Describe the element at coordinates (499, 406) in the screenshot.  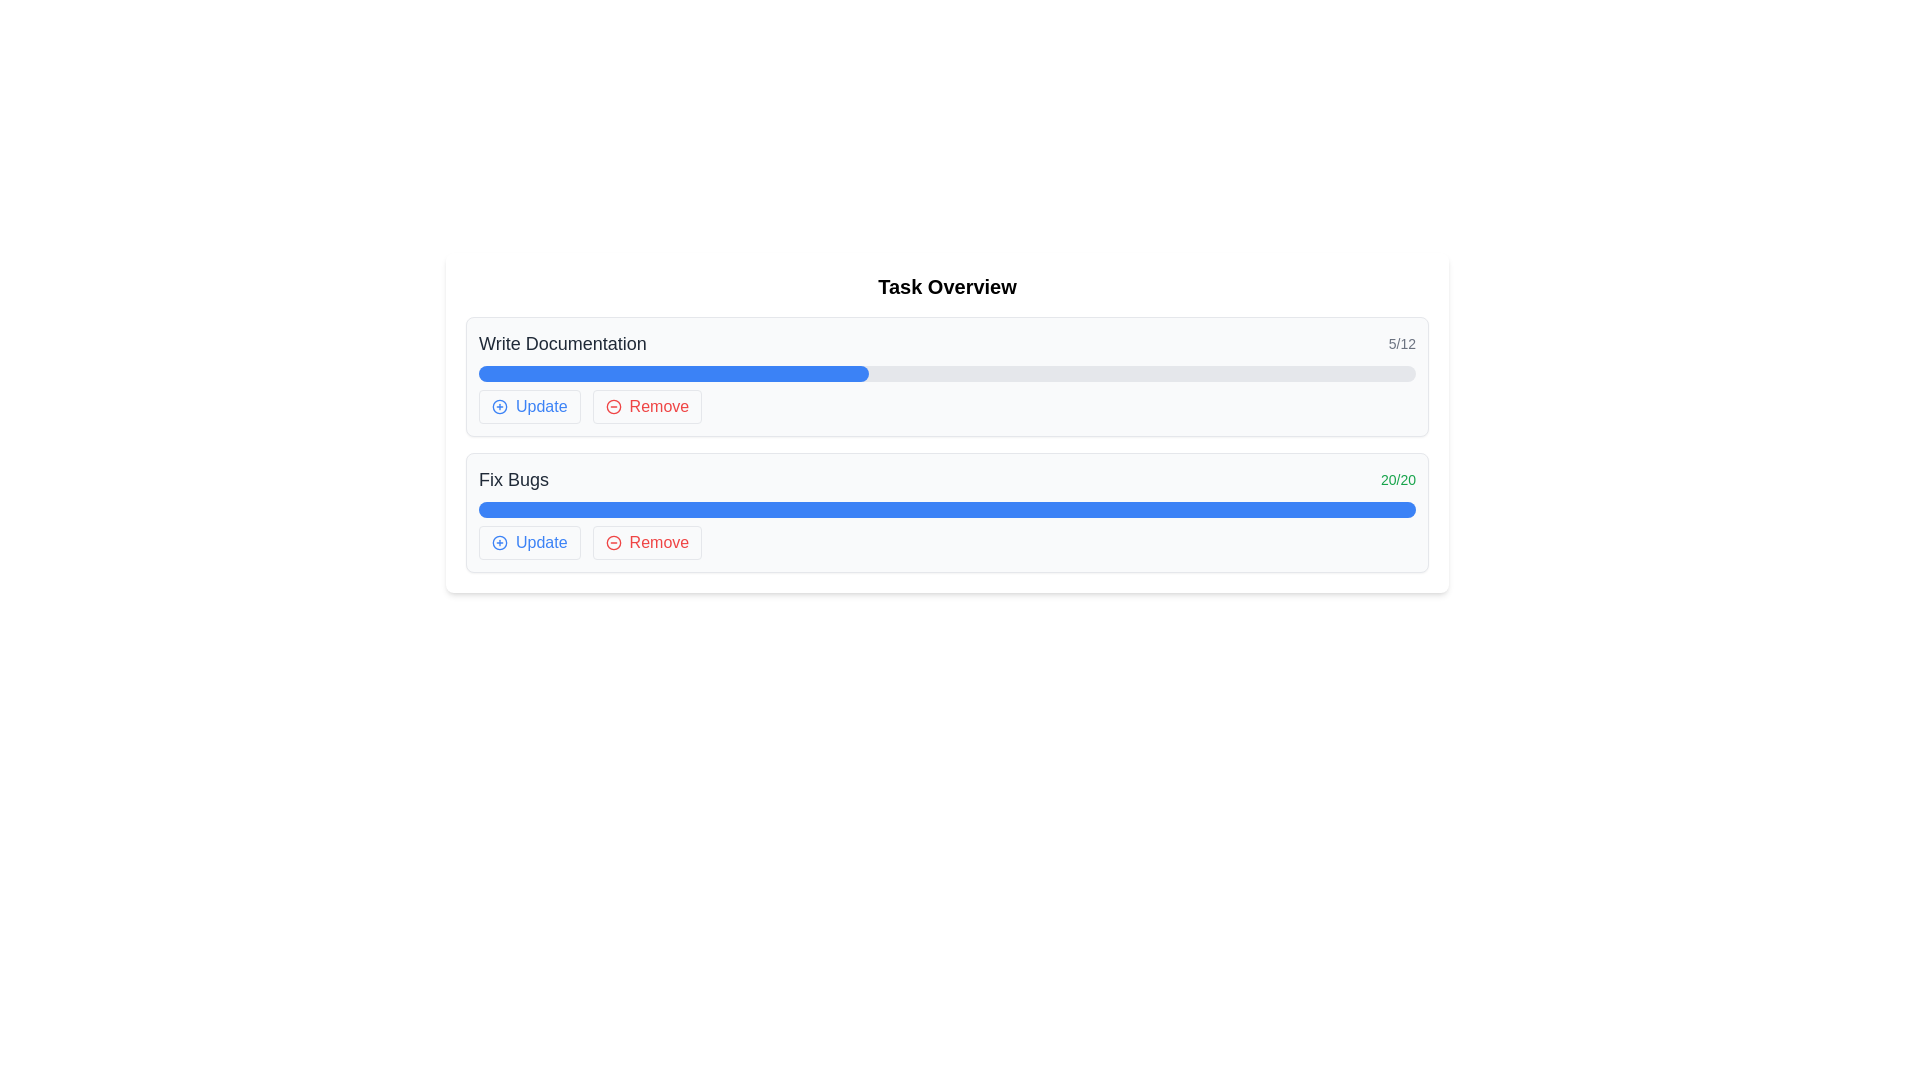
I see `the 'Update' button which contains the icon indicating an 'add' or 'update' function, located in the 'Write Documentation' task section` at that location.